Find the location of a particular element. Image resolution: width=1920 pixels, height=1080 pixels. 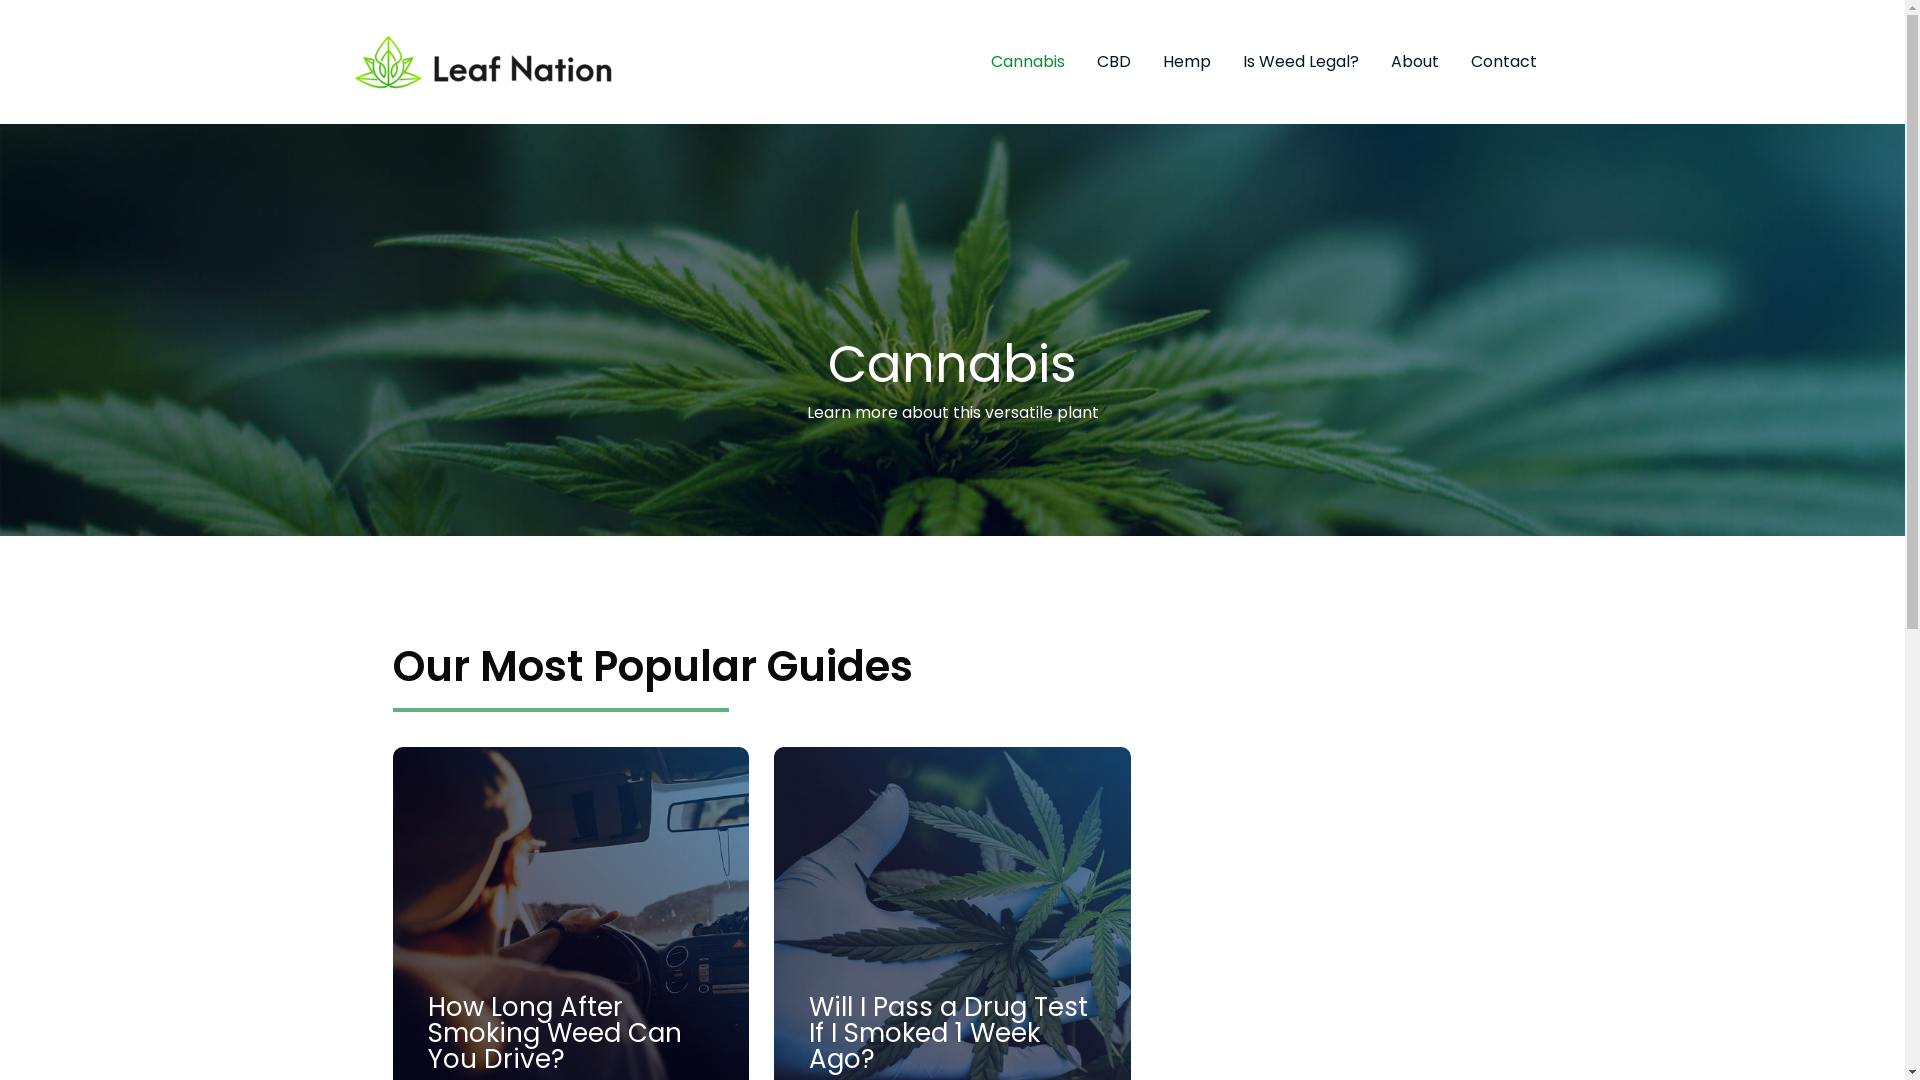

'CBD' is located at coordinates (1112, 60).